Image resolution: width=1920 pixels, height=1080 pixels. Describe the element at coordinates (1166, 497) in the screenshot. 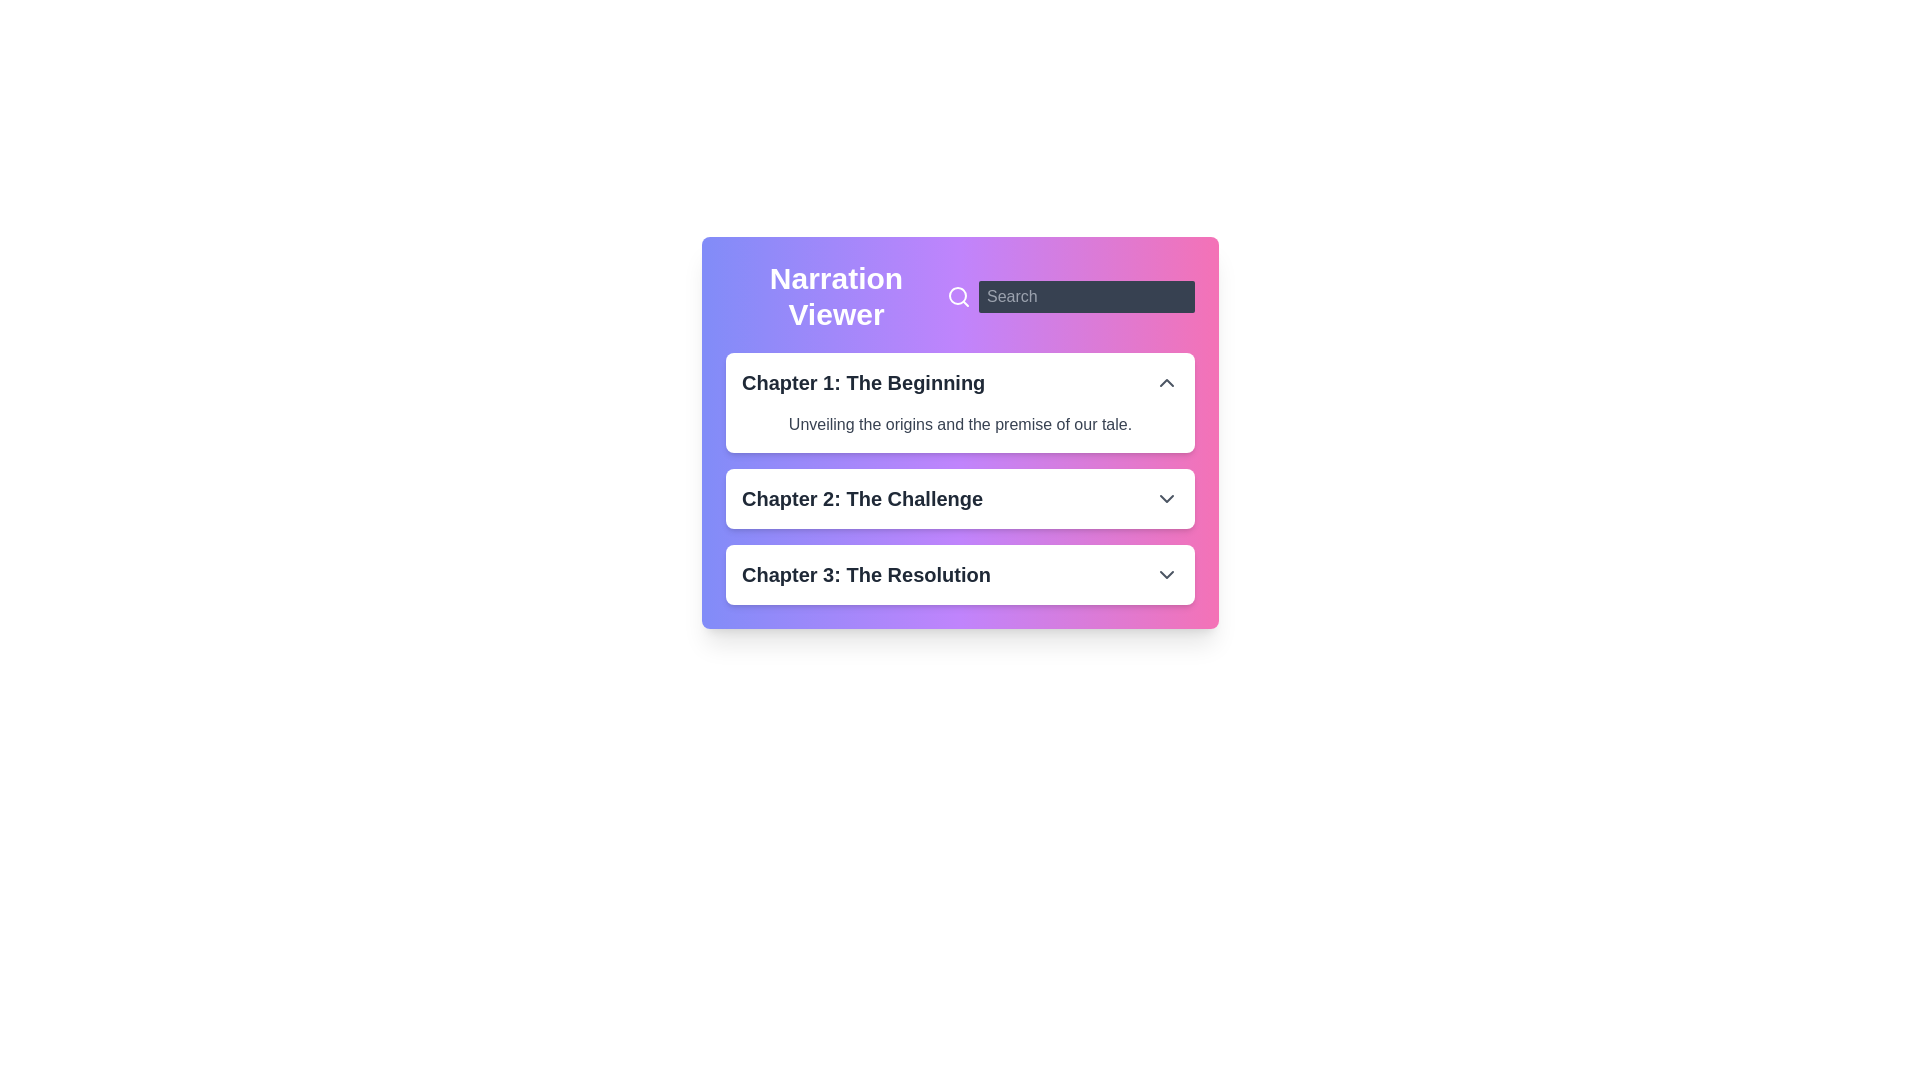

I see `the chevron icon button at the far right of the 'Chapter 2: The Challenge' header` at that location.